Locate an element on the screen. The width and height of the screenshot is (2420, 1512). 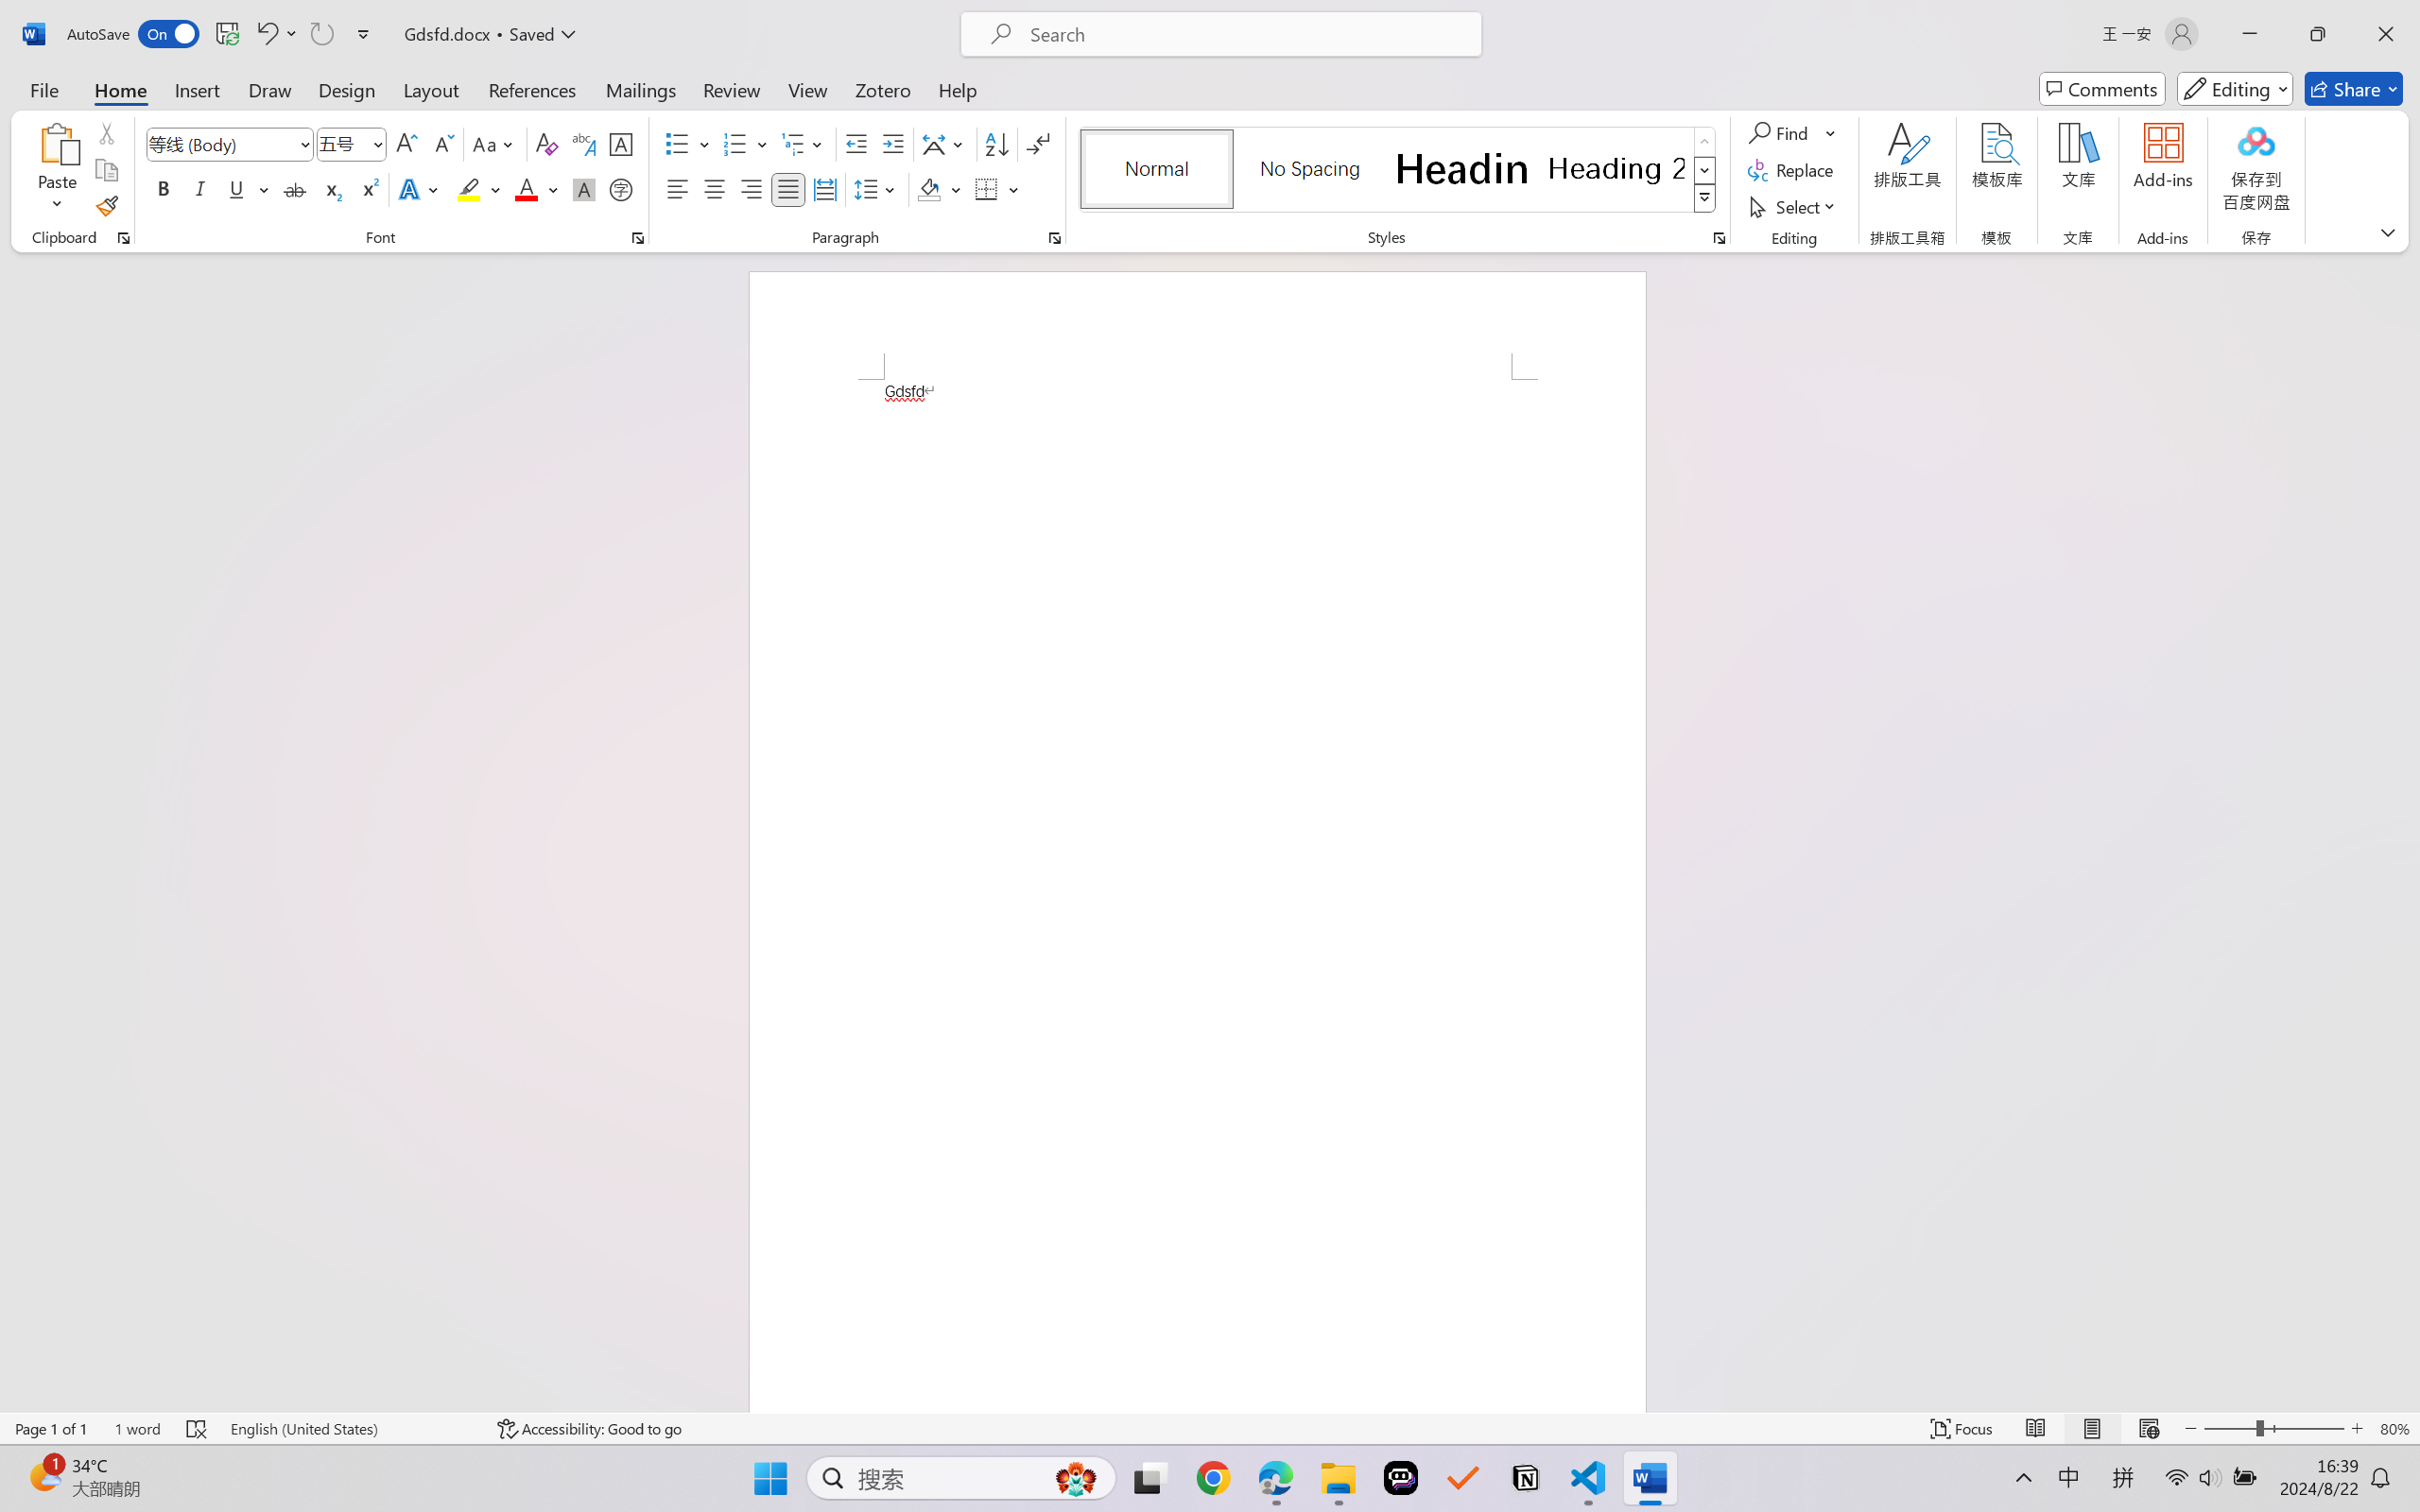
'Zoom 80%' is located at coordinates (2394, 1428).